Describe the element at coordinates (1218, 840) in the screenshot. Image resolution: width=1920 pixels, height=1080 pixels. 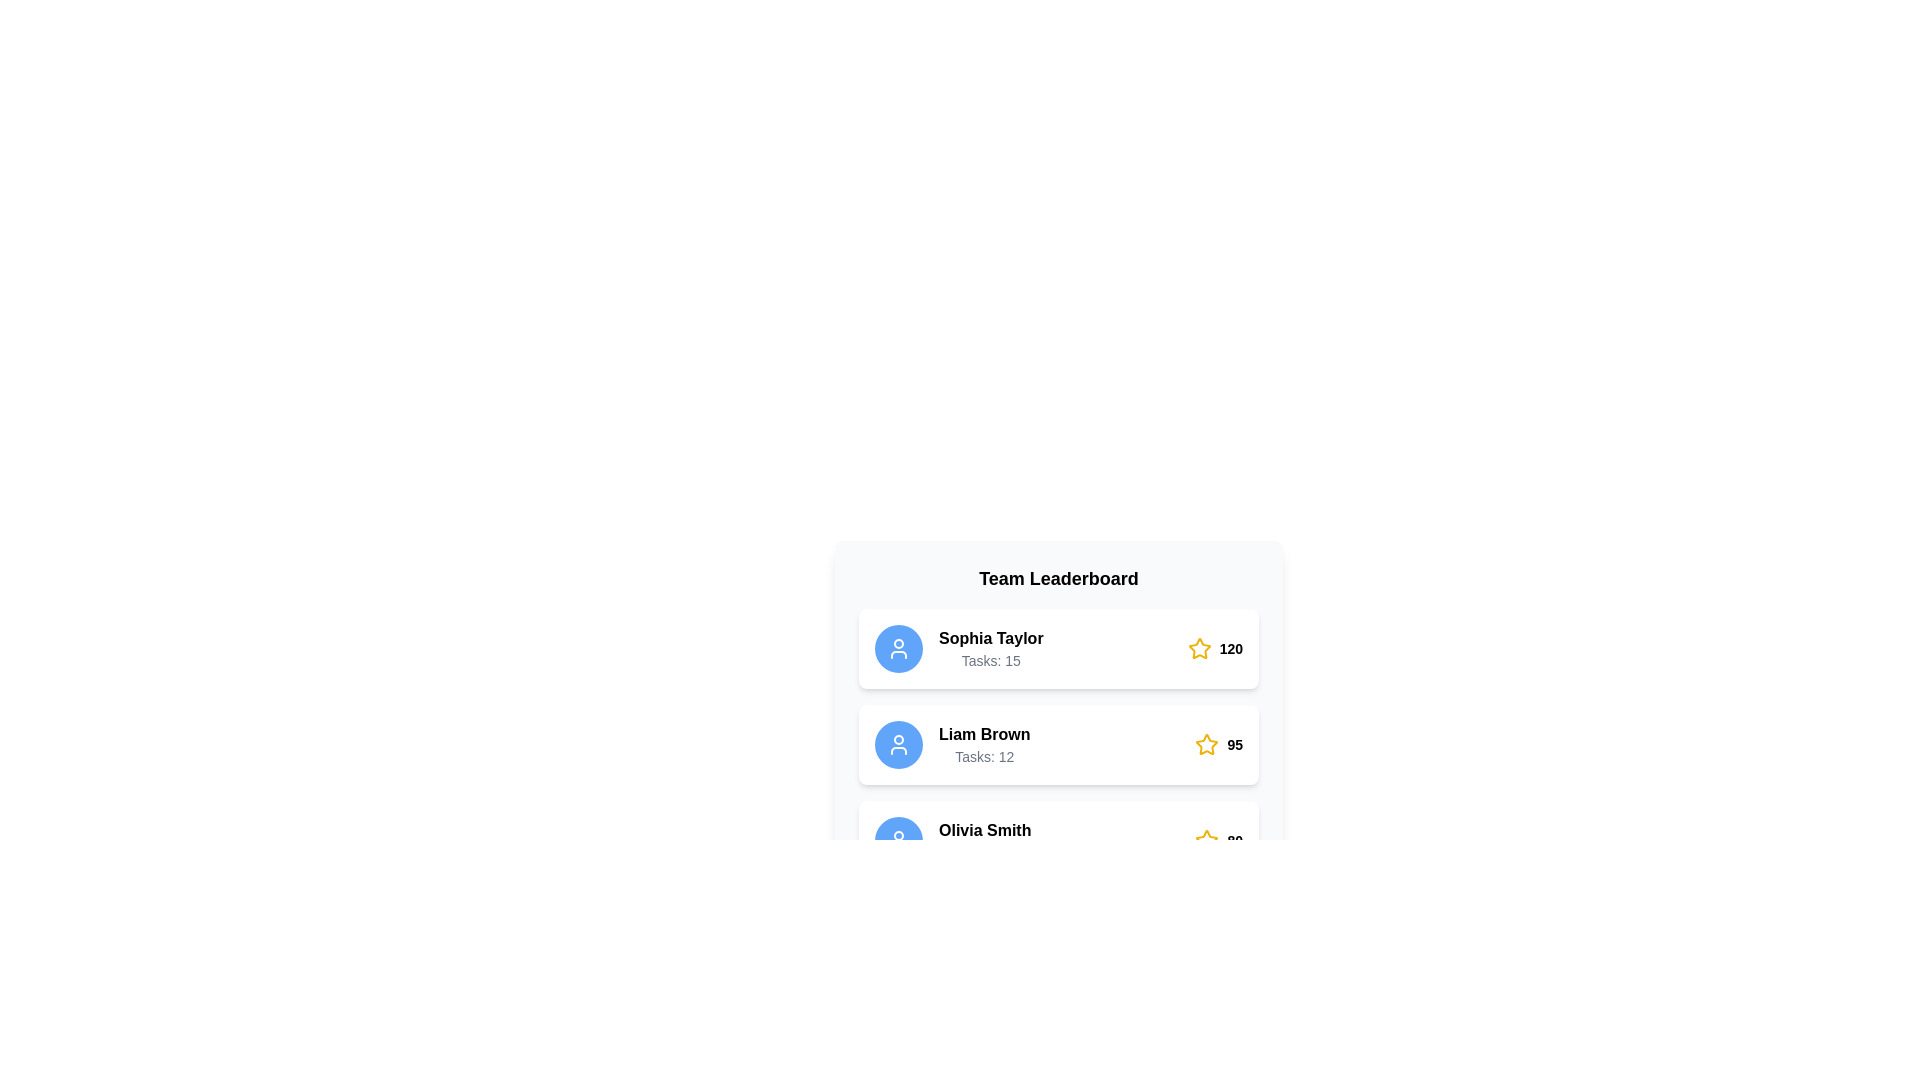
I see `the Rating indicator for Olivia Smith, which is represented by a star icon followed by the number '80', located at the far right of the bottommost card` at that location.